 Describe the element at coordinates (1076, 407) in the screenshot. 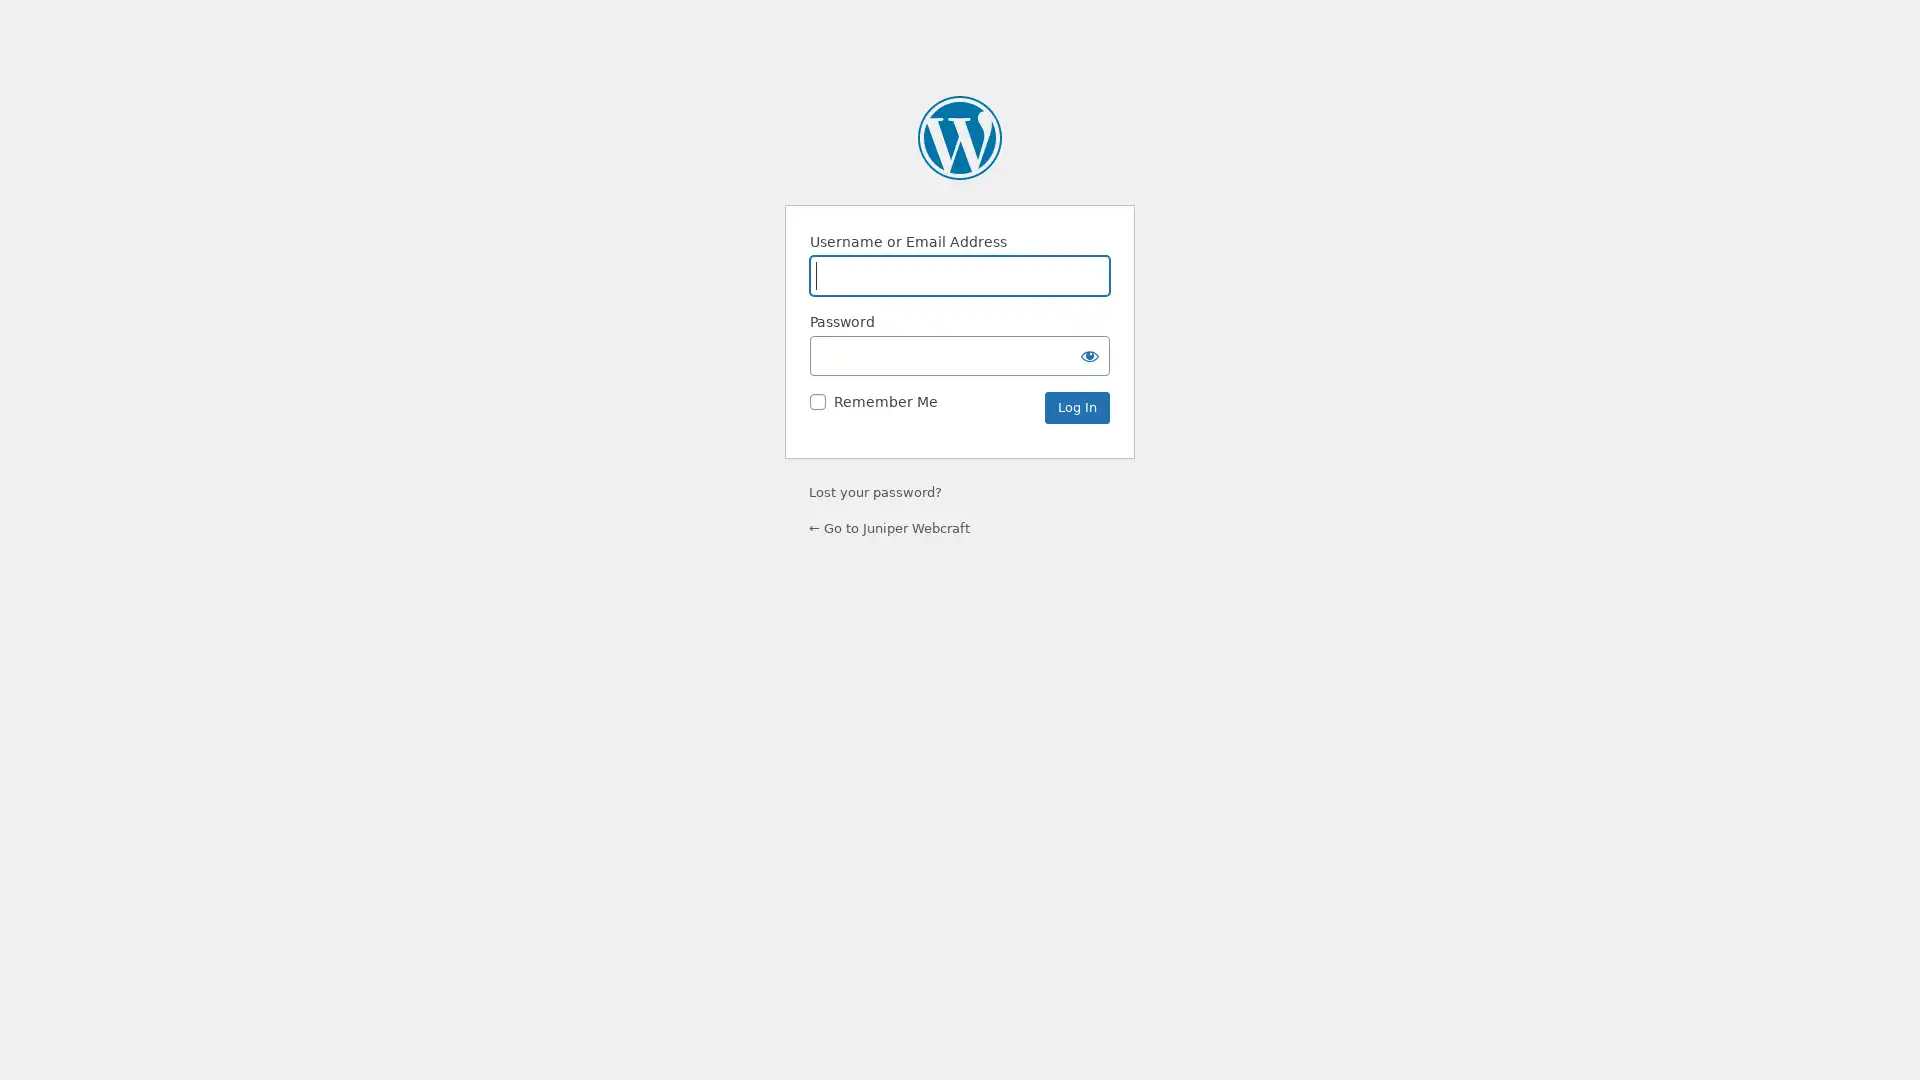

I see `Log In` at that location.